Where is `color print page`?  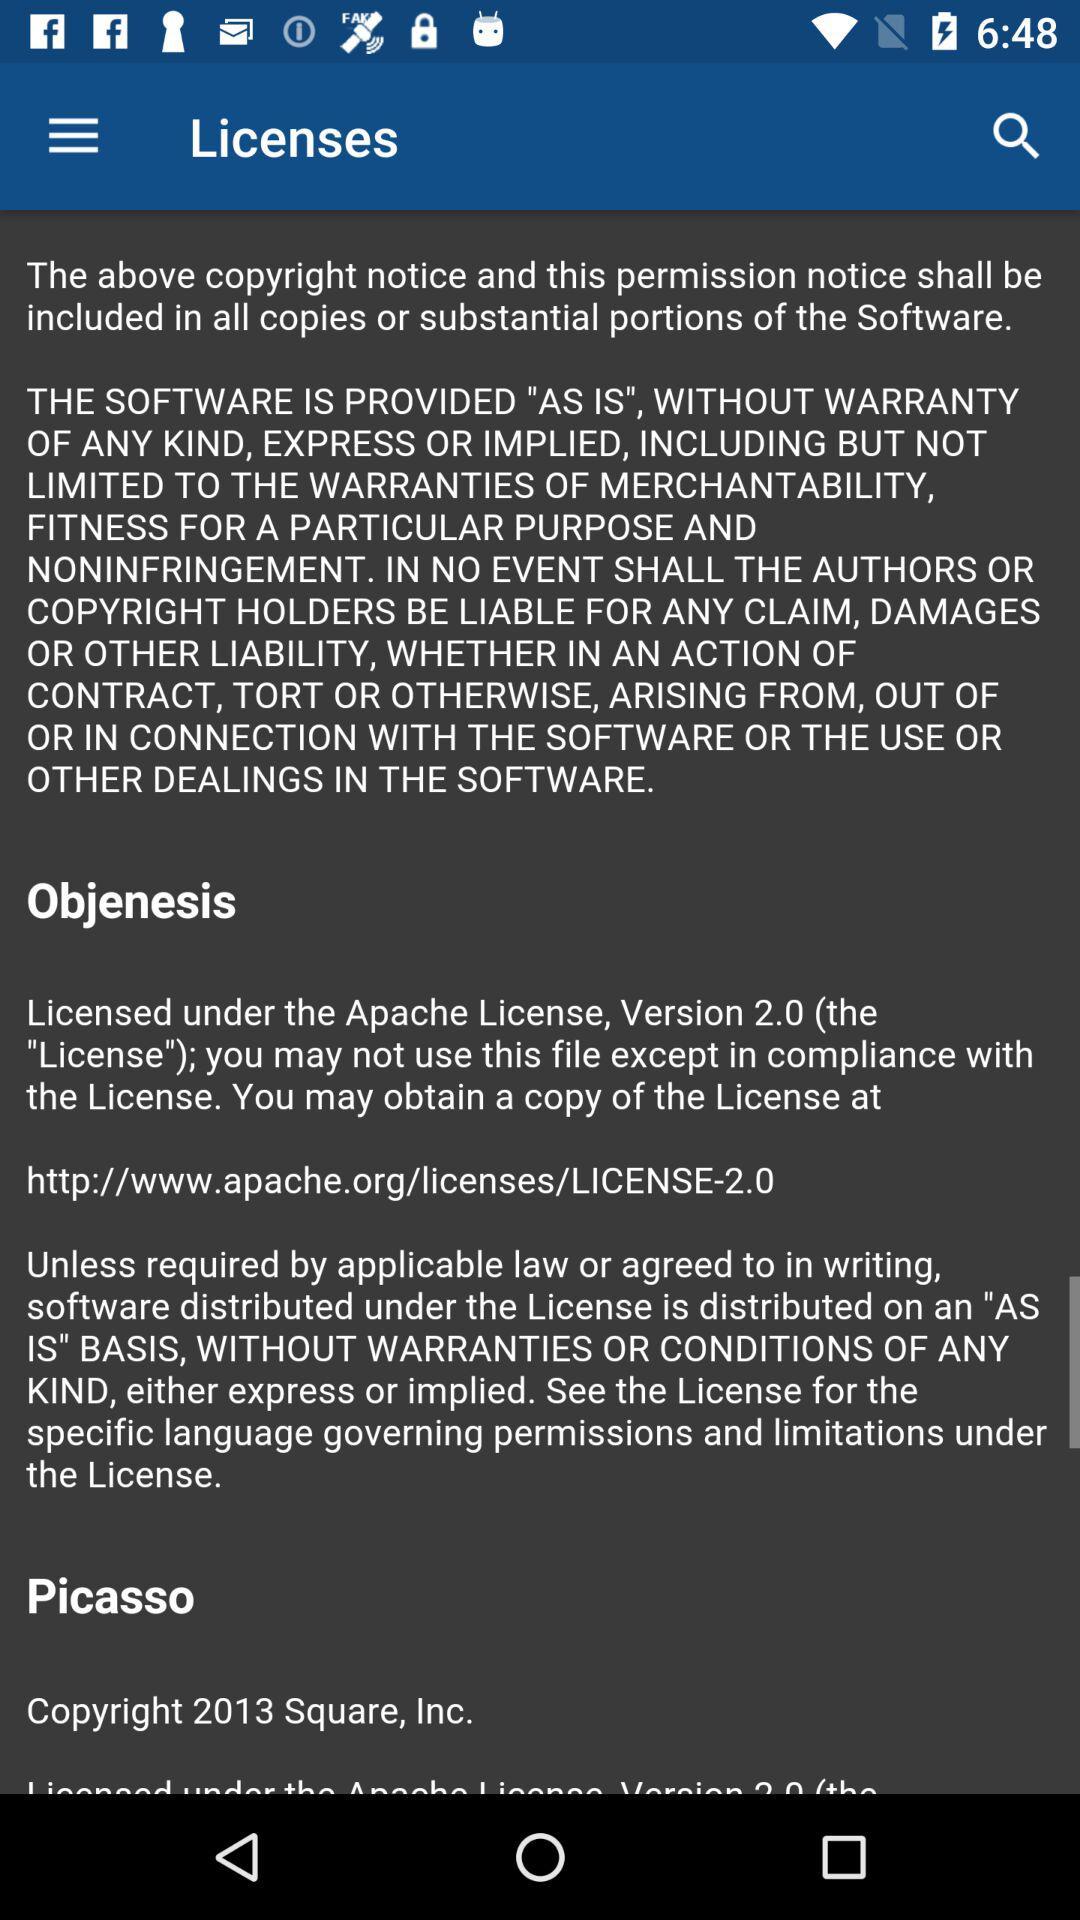
color print page is located at coordinates (540, 1002).